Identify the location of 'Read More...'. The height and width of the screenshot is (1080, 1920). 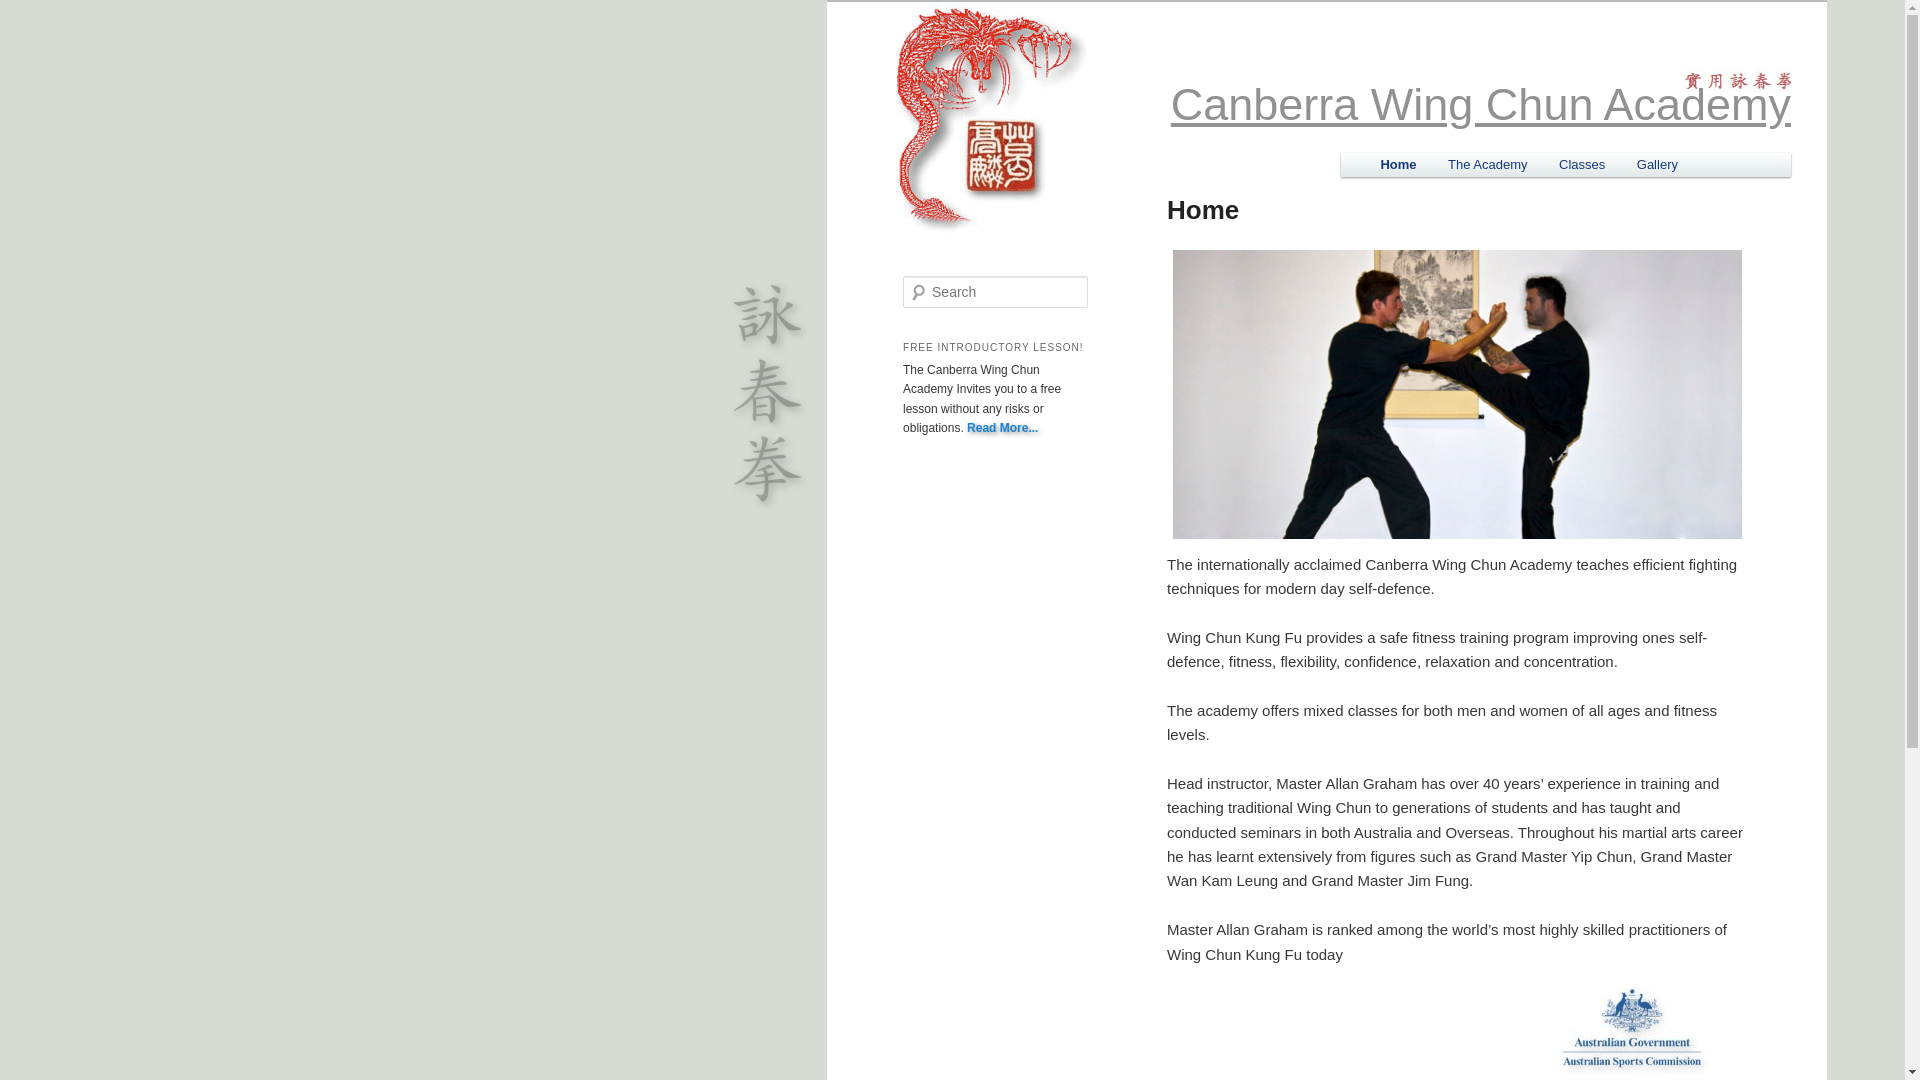
(1002, 427).